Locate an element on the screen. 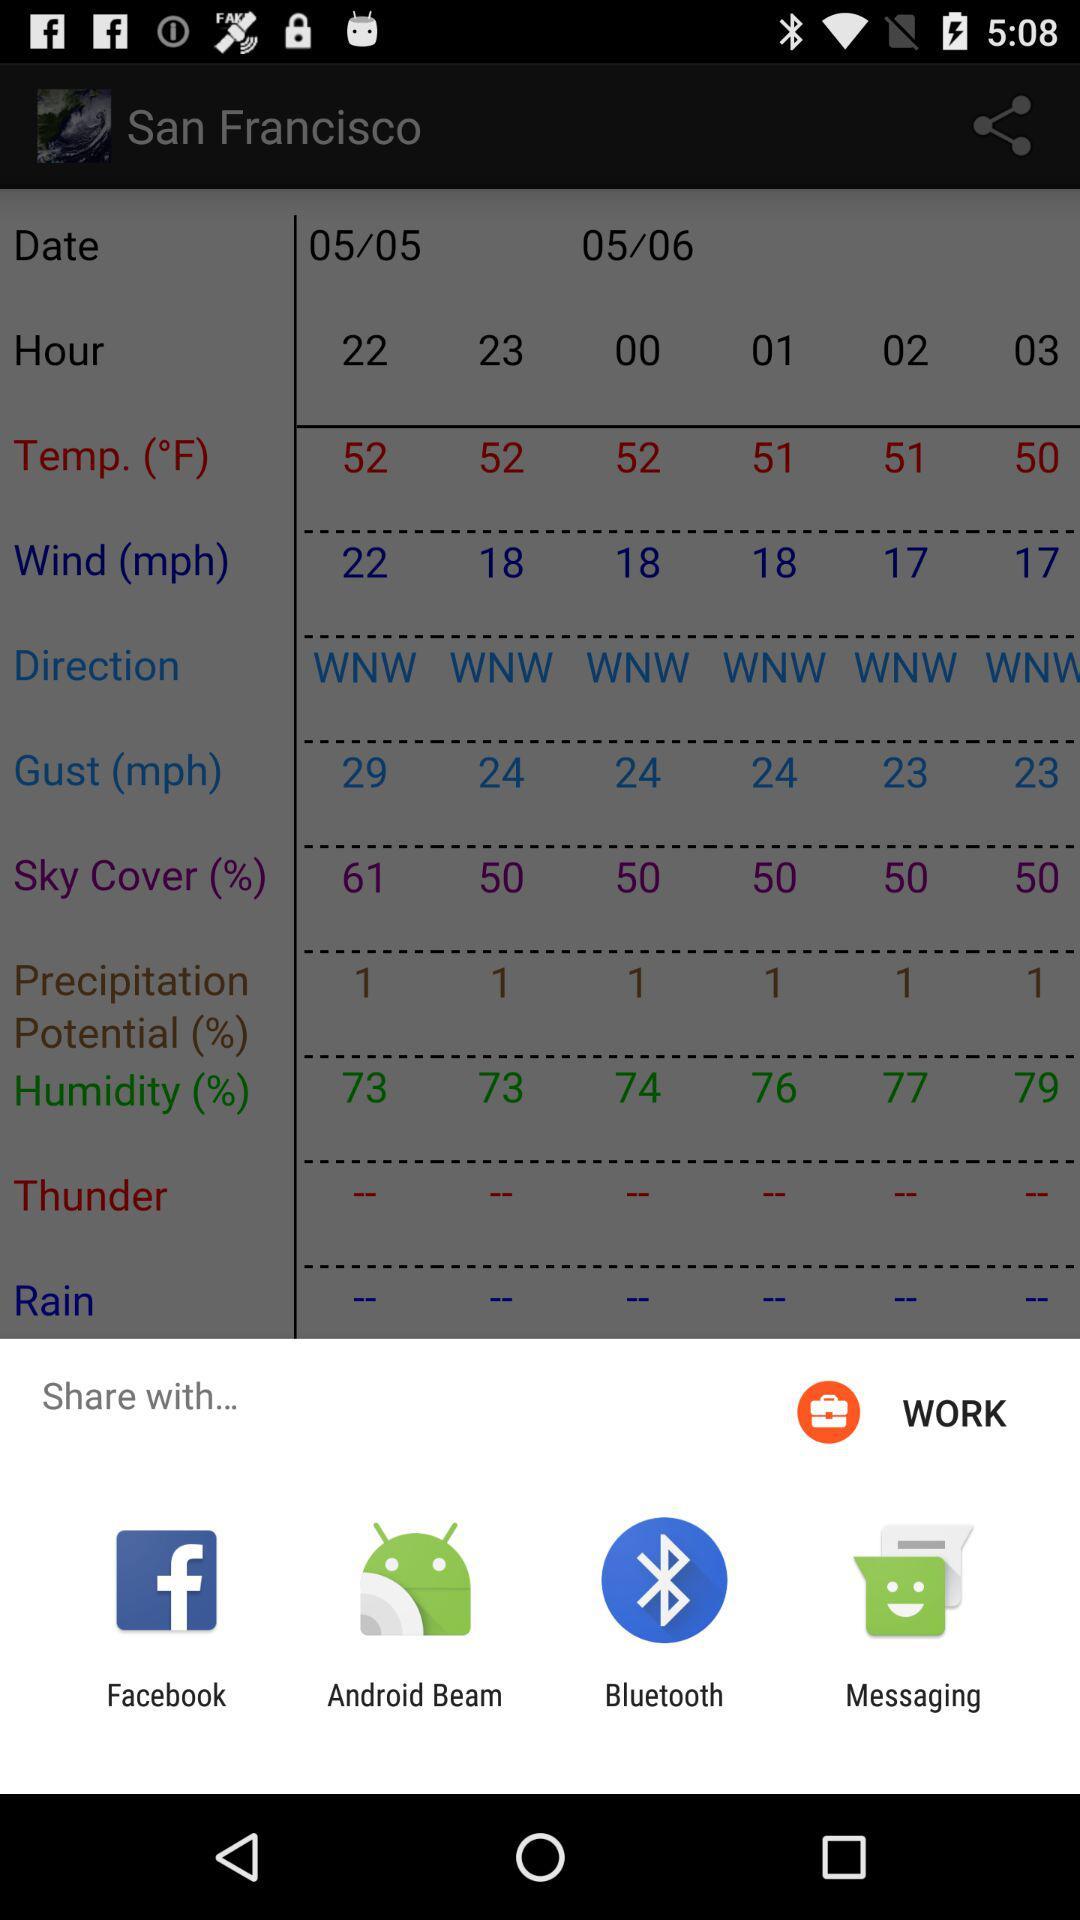 Image resolution: width=1080 pixels, height=1920 pixels. icon to the left of the bluetooth is located at coordinates (414, 1711).